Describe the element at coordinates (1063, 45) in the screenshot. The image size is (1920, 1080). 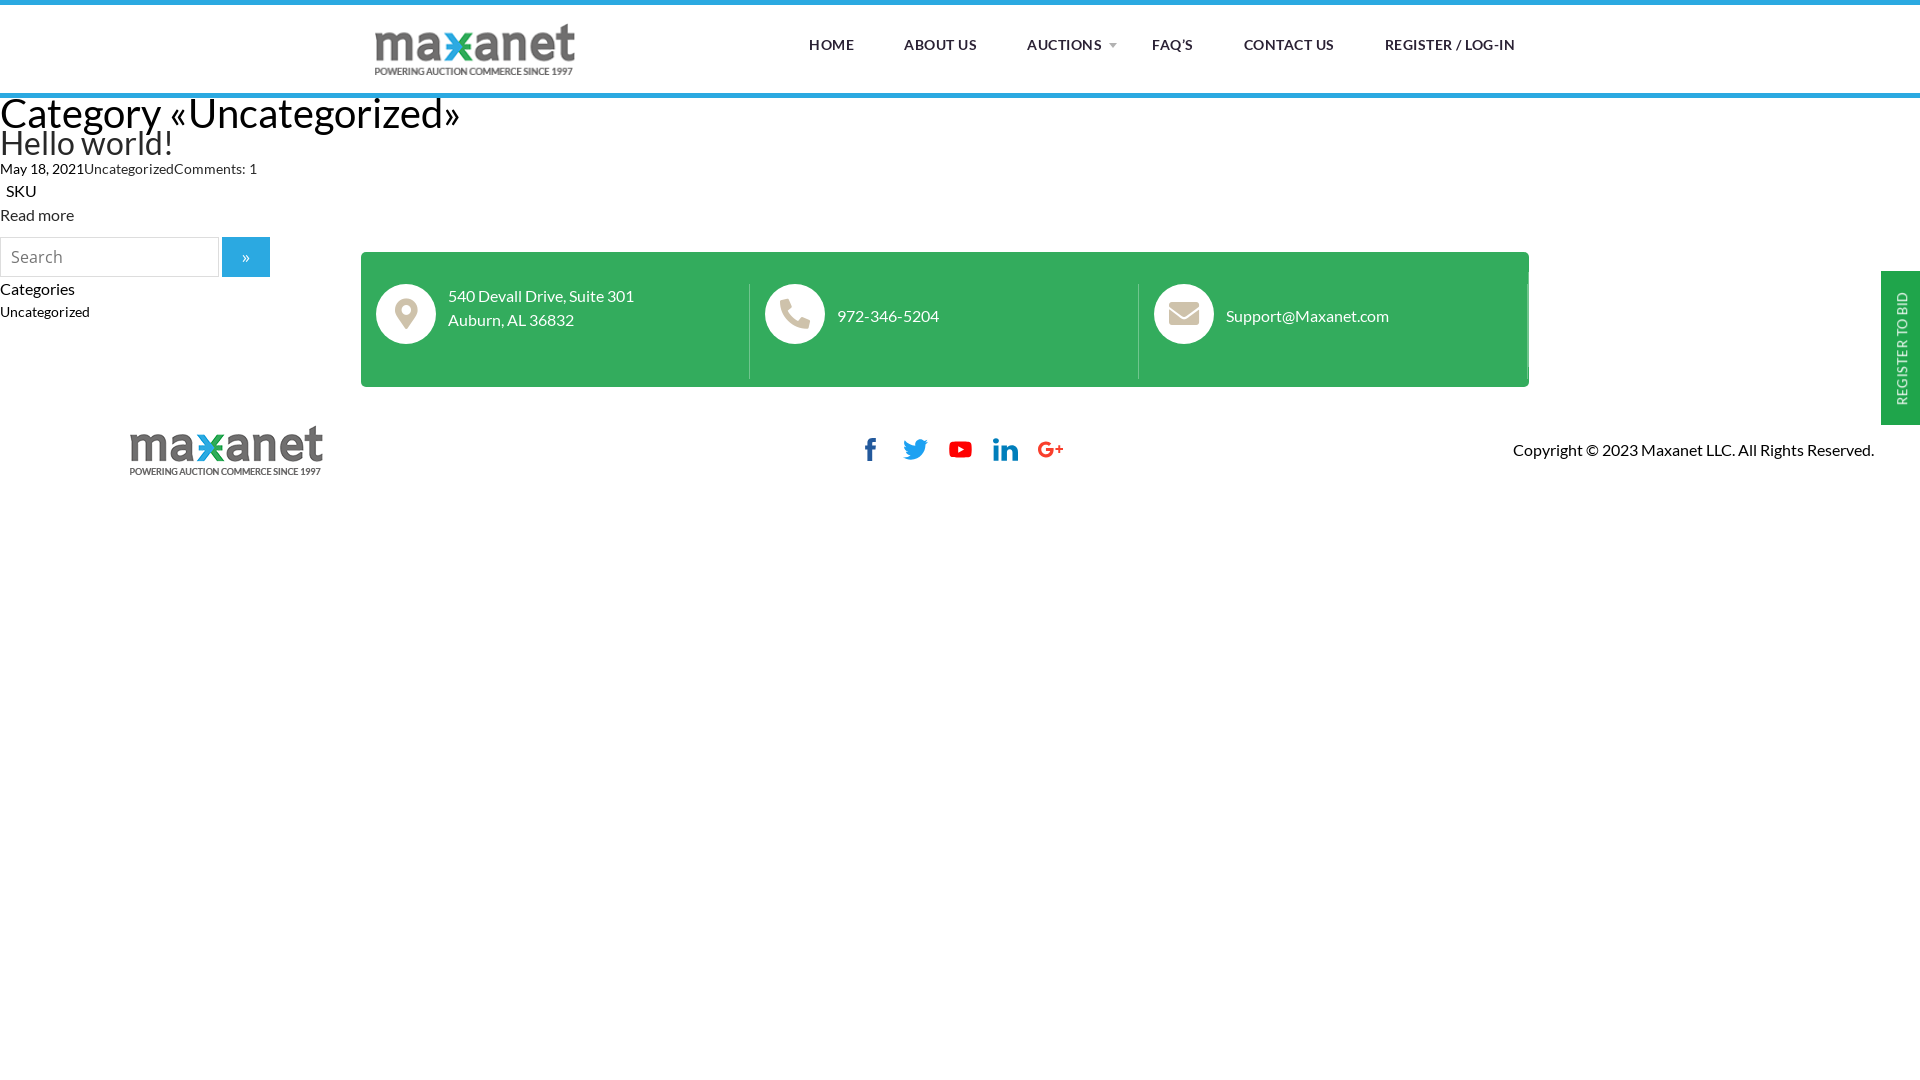
I see `'AUCTIONS'` at that location.